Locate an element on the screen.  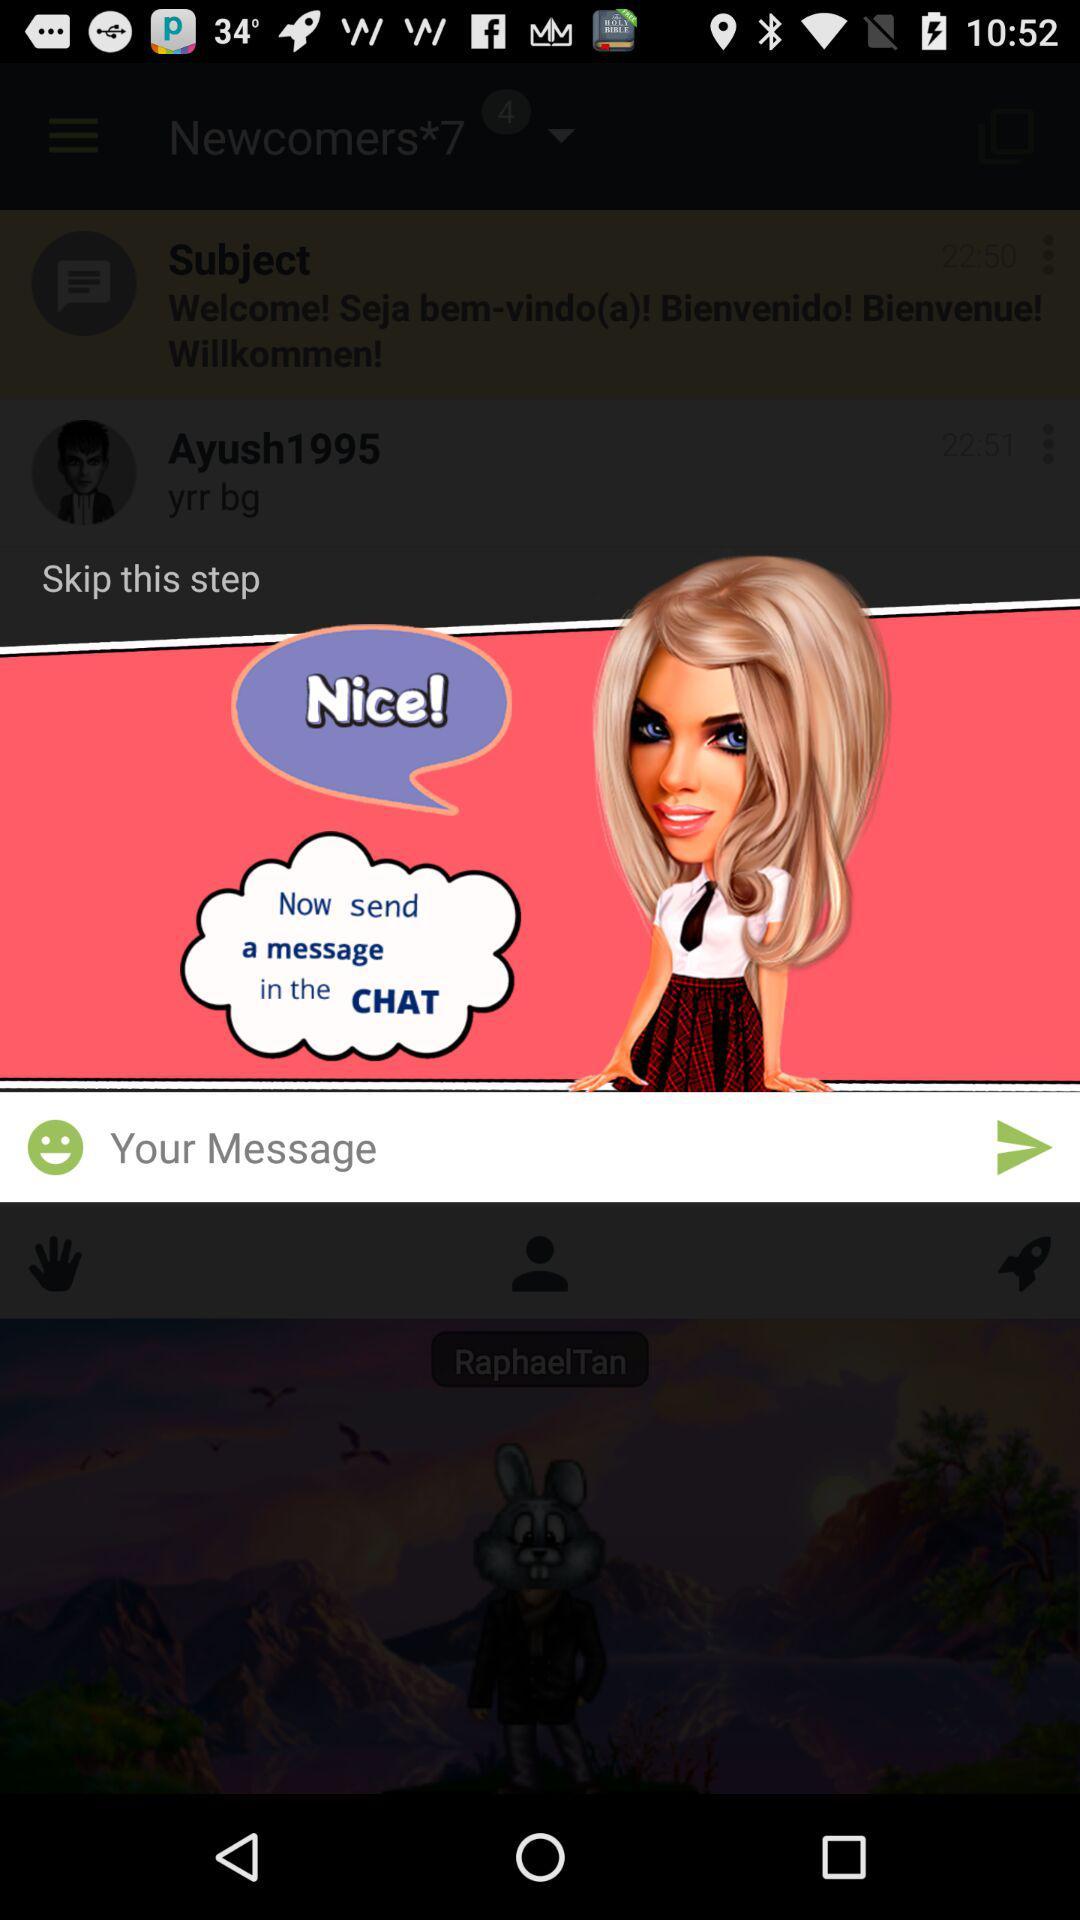
send option is located at coordinates (1024, 1147).